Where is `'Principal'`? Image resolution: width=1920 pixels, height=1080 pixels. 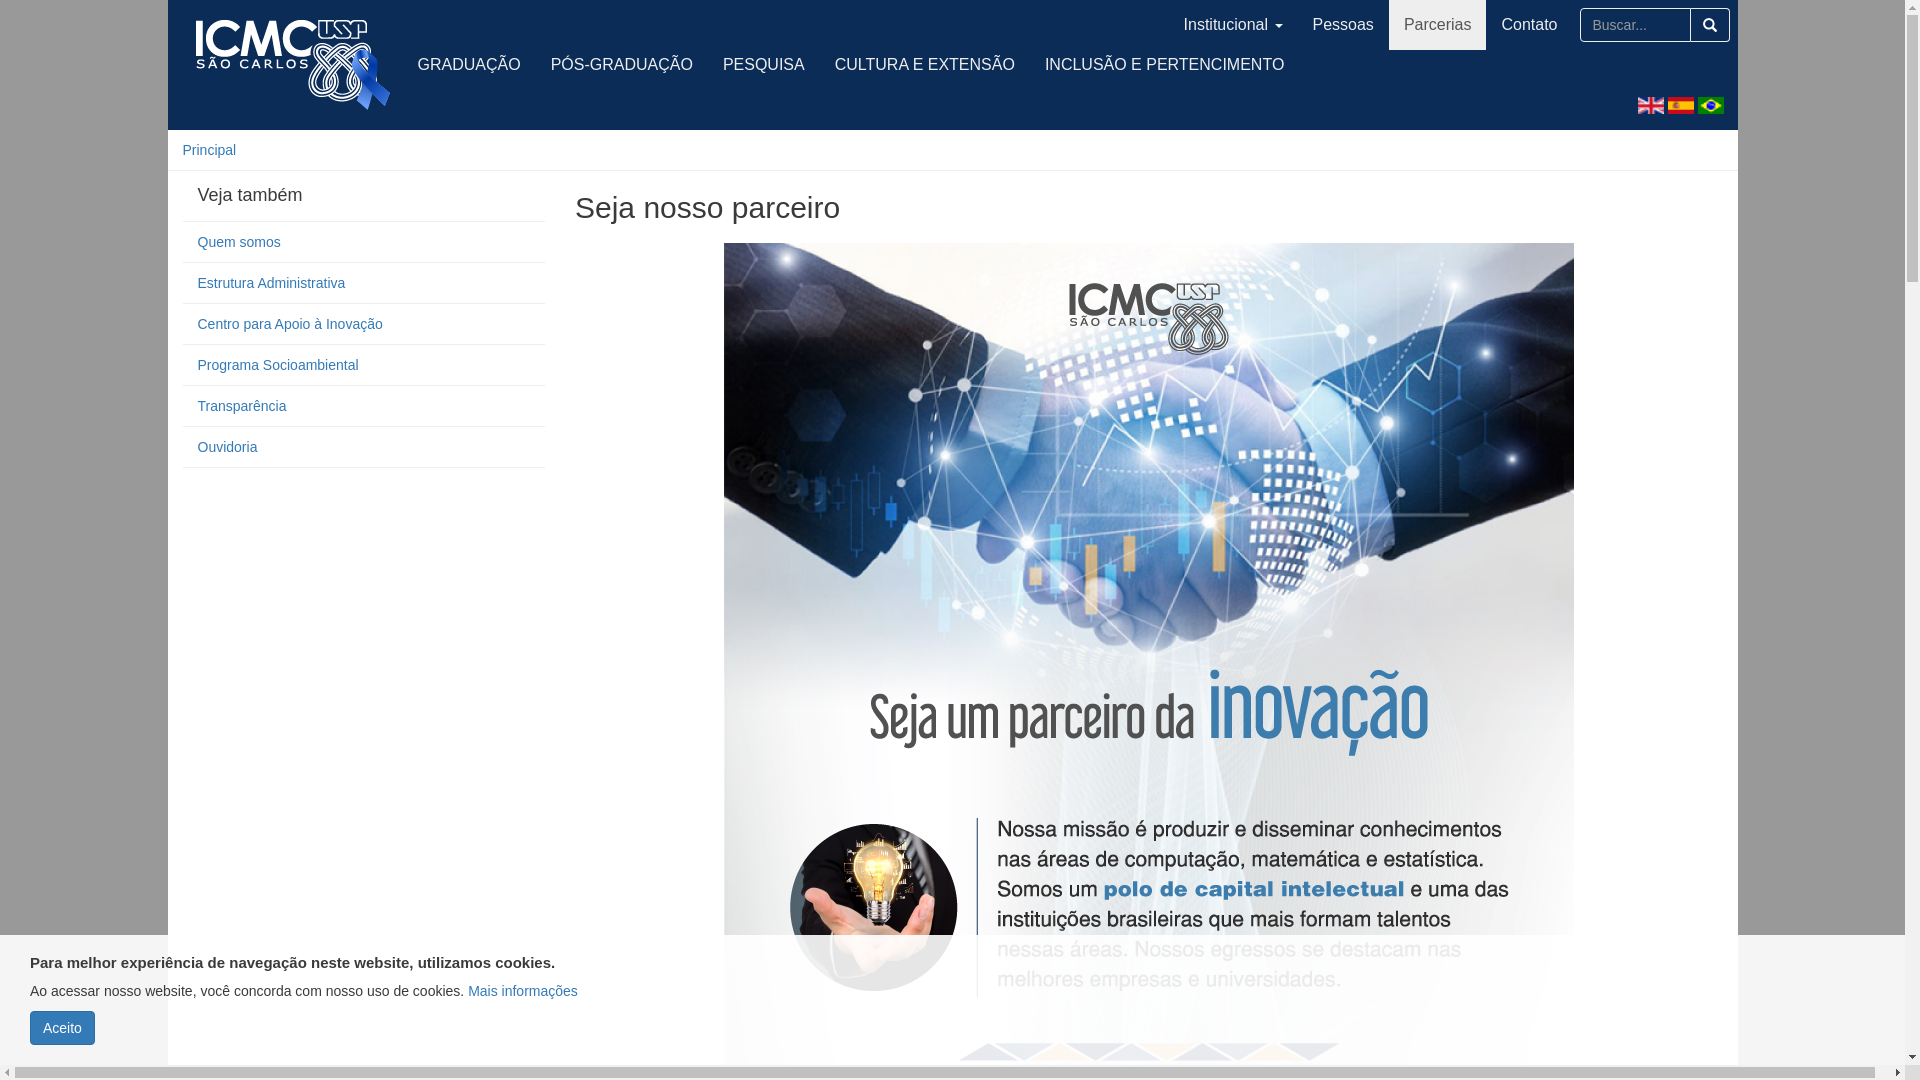 'Principal' is located at coordinates (209, 149).